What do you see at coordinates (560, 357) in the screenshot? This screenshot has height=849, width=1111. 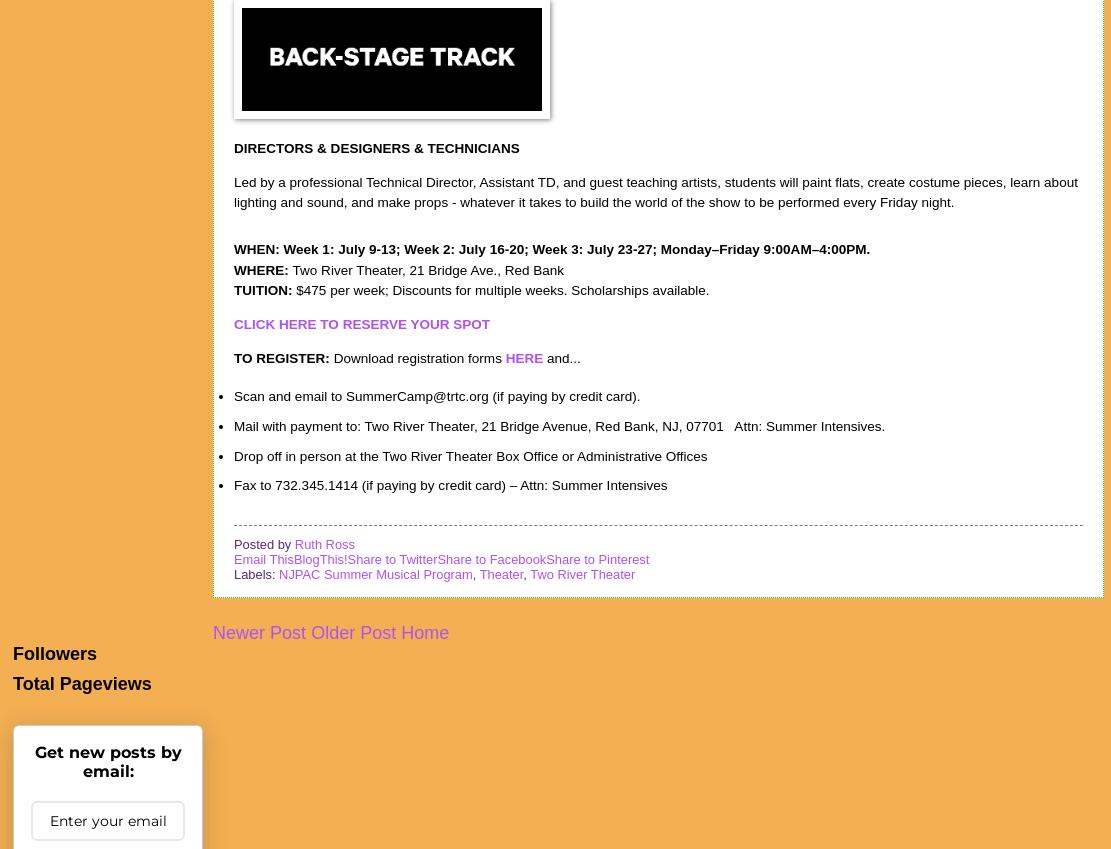 I see `'and...'` at bounding box center [560, 357].